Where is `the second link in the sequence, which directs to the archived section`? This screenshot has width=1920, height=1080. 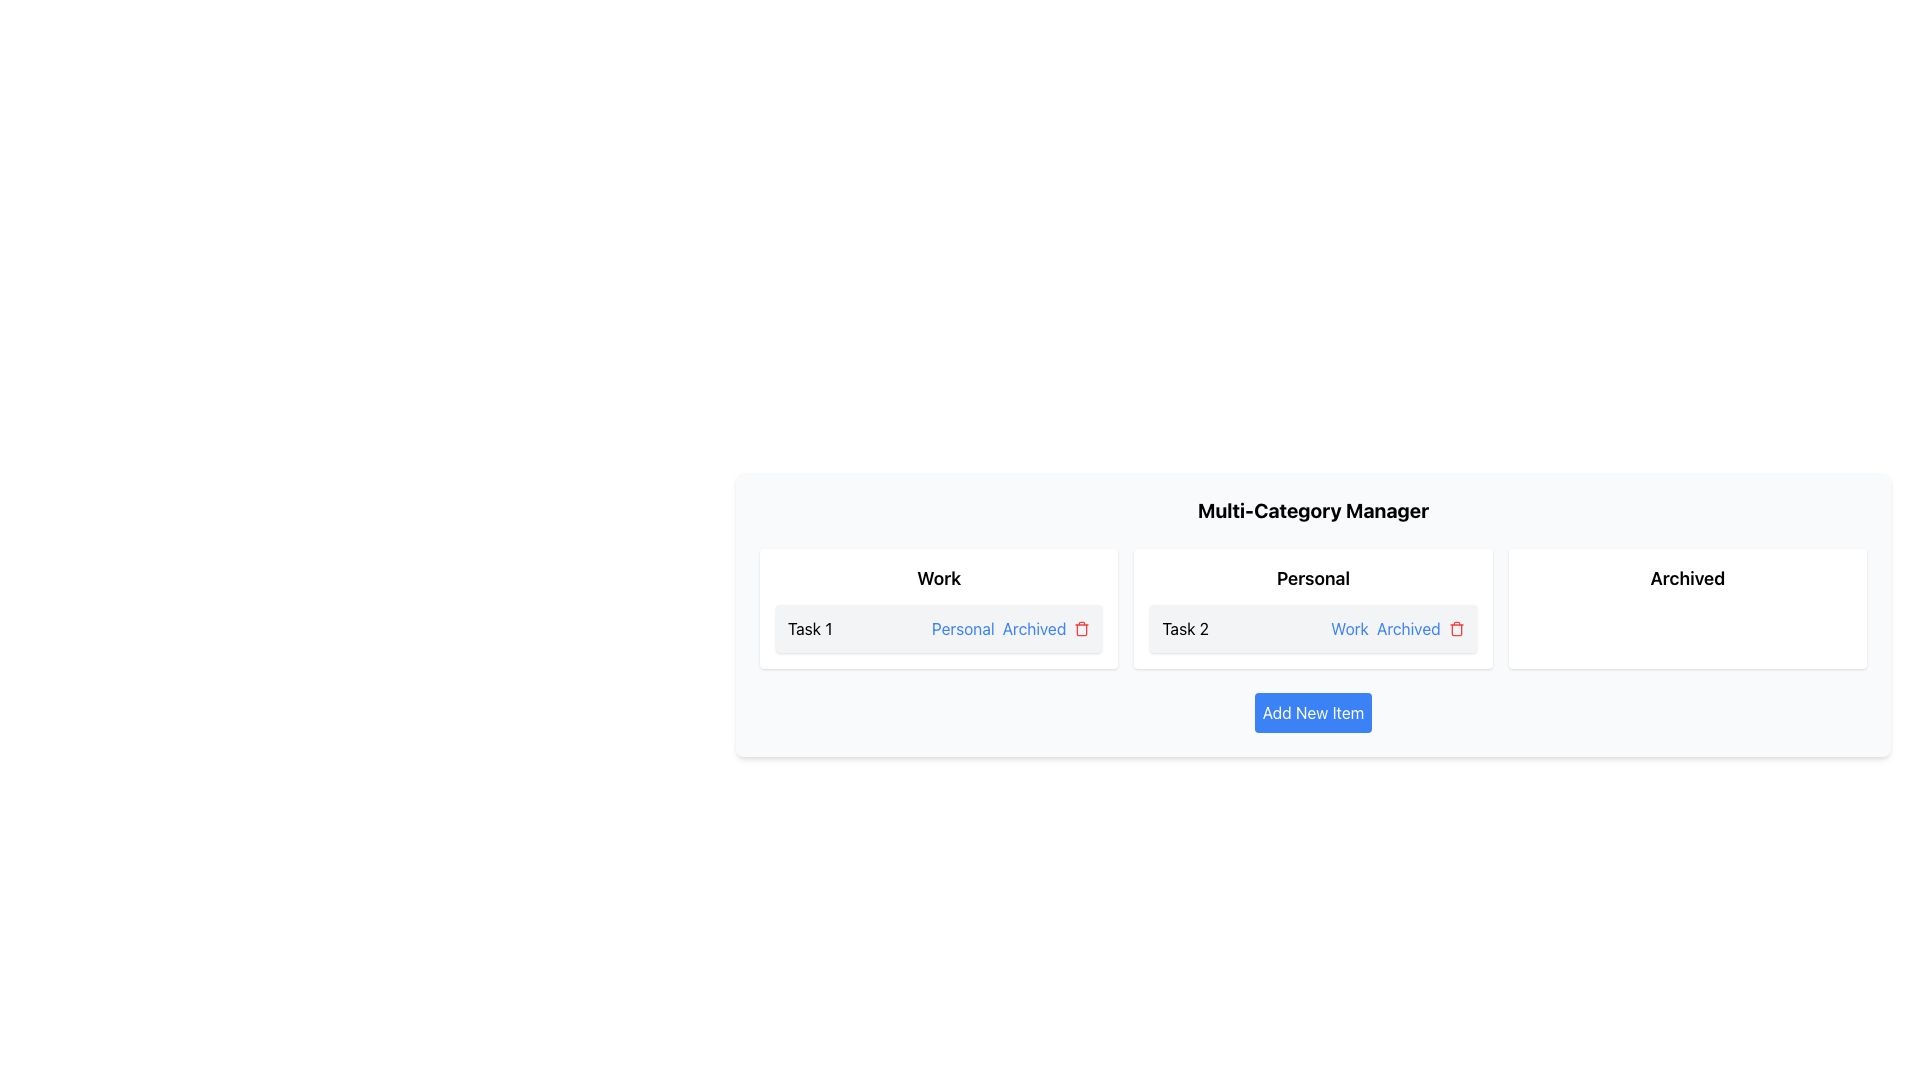 the second link in the sequence, which directs to the archived section is located at coordinates (1033, 627).